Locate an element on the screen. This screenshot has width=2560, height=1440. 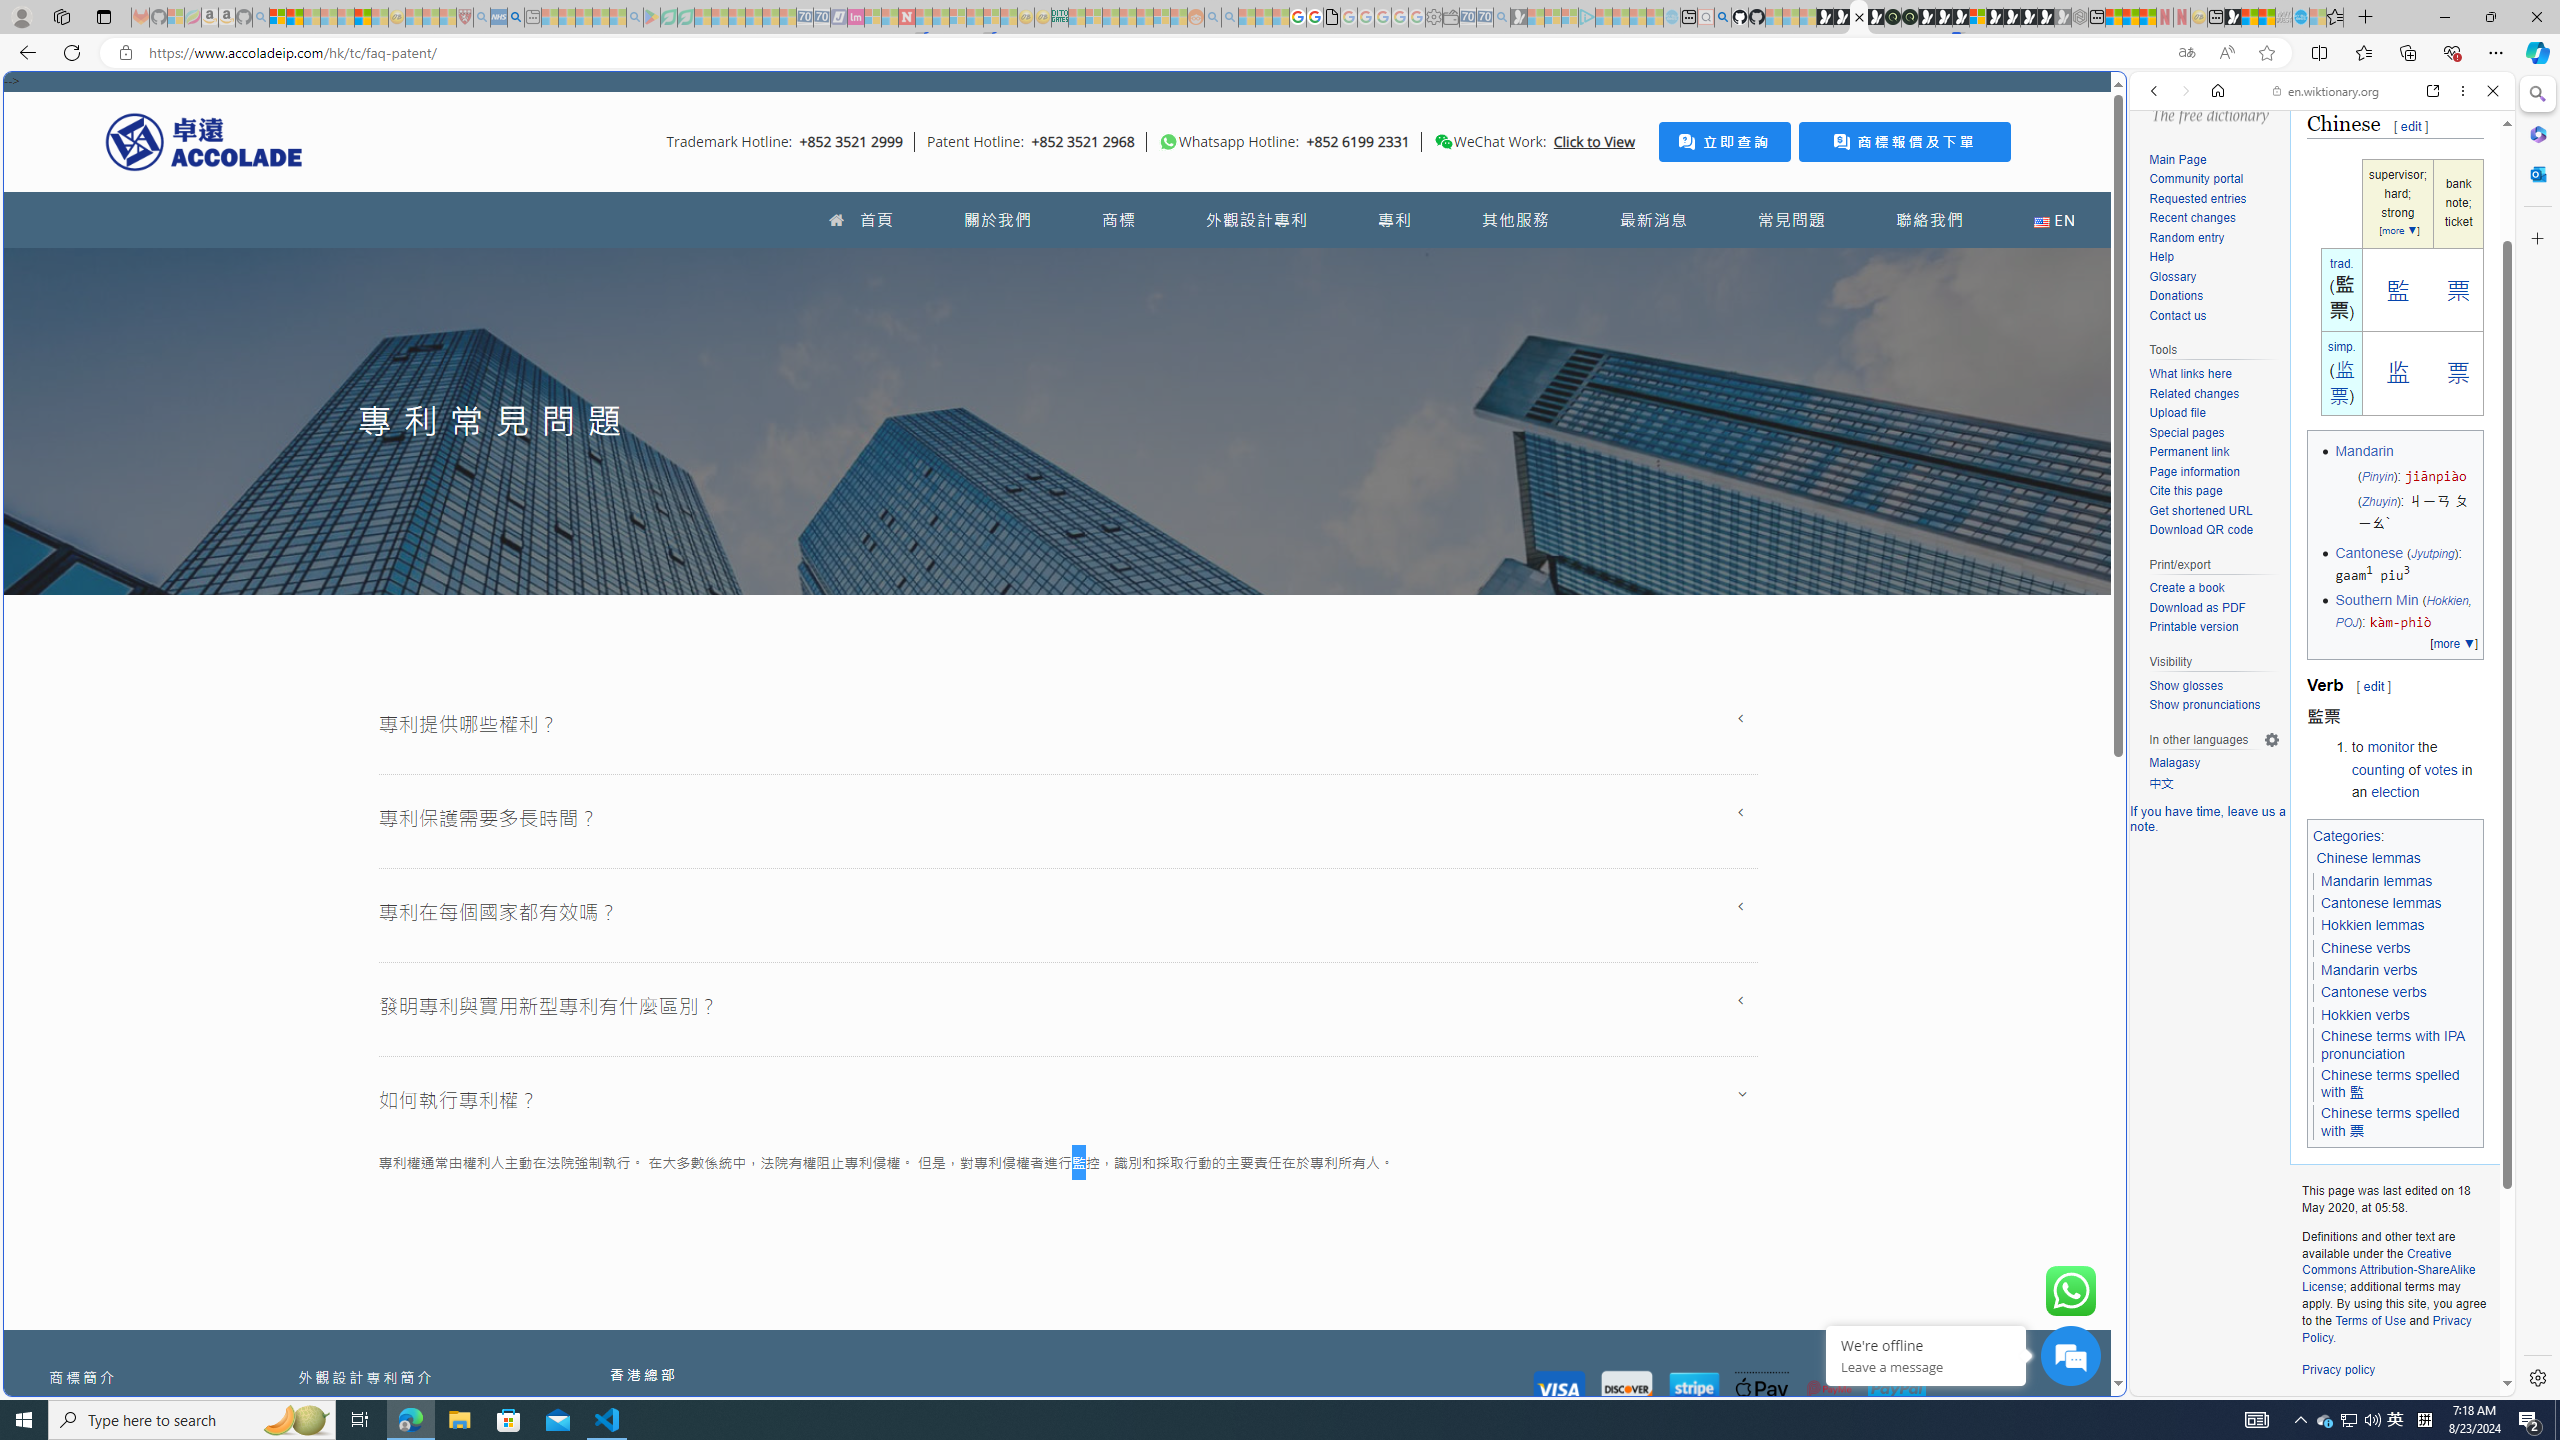
'Requested entries' is located at coordinates (2213, 199).